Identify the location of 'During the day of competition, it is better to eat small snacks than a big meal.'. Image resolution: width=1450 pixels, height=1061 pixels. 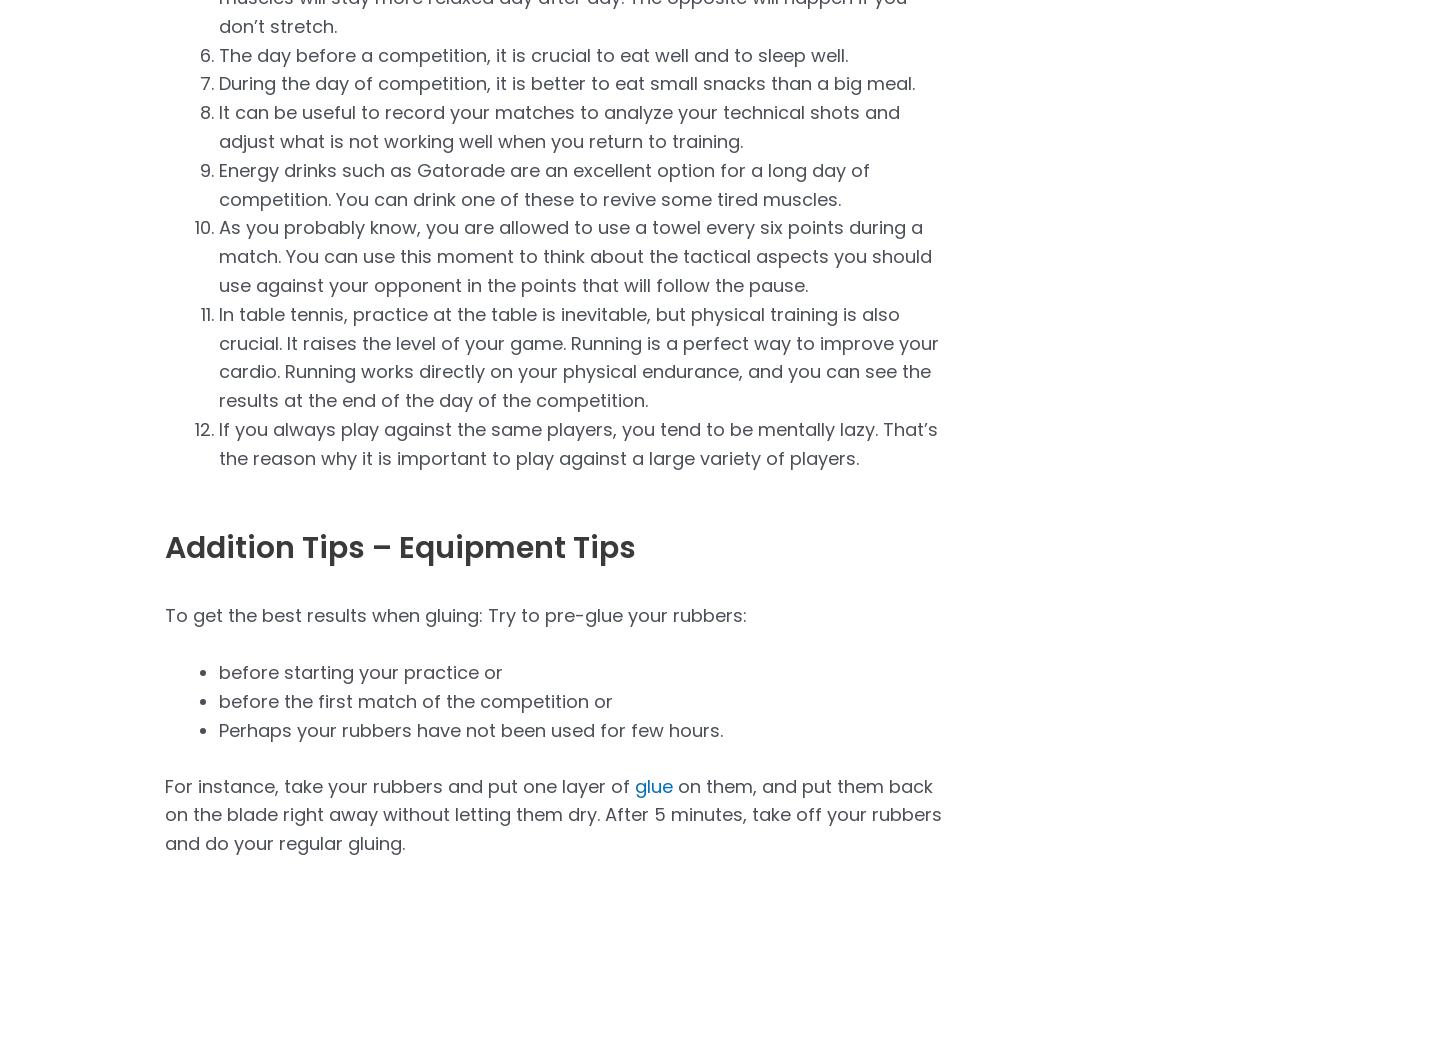
(566, 83).